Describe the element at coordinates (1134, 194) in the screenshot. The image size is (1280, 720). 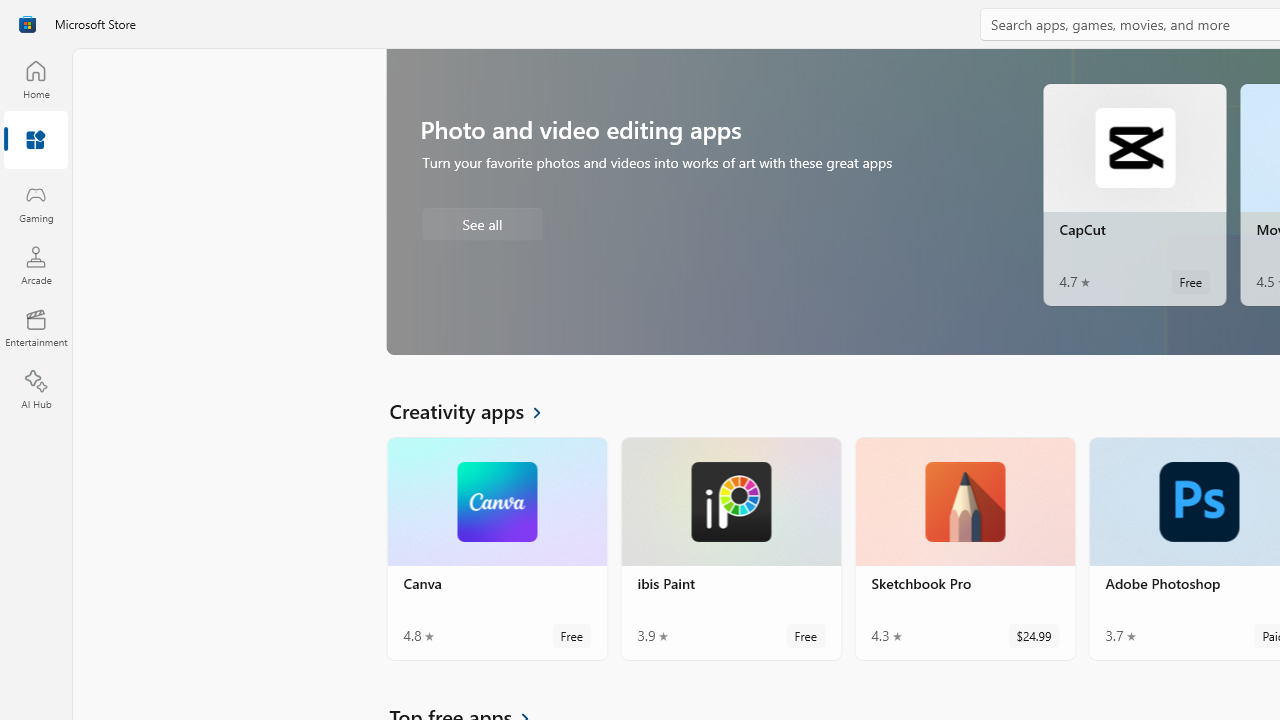
I see `'CapCut. Average rating of 4.7 out of five stars. Free  '` at that location.